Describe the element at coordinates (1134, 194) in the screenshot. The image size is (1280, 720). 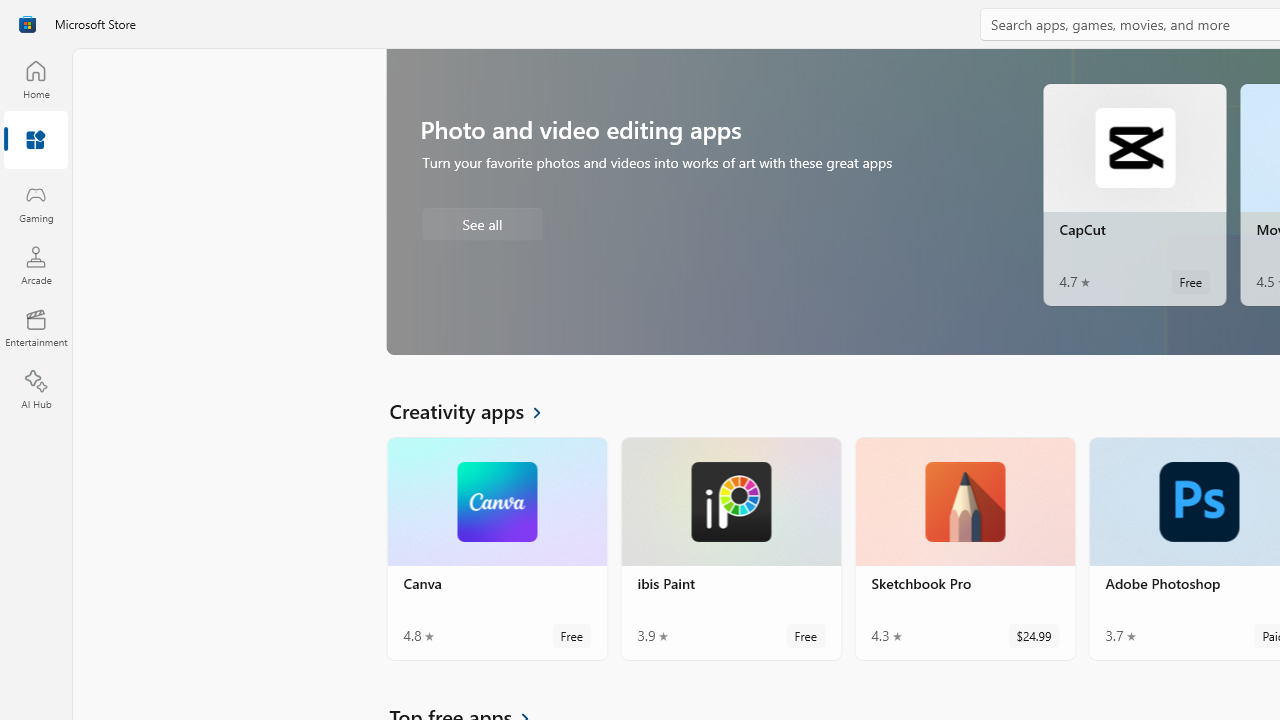
I see `'CapCut. Average rating of 4.7 out of five stars. Free  '` at that location.